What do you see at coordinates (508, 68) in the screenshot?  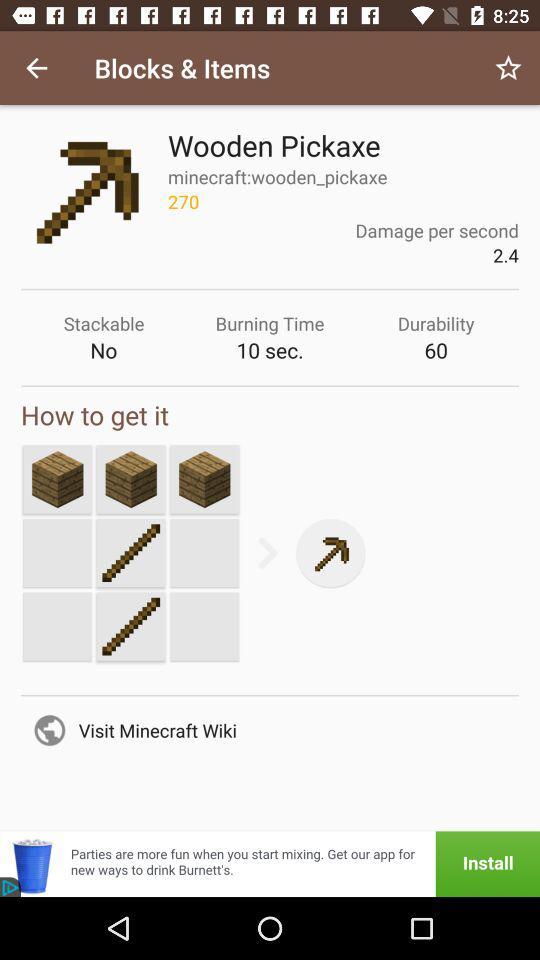 I see `the item above the damage per second item` at bounding box center [508, 68].